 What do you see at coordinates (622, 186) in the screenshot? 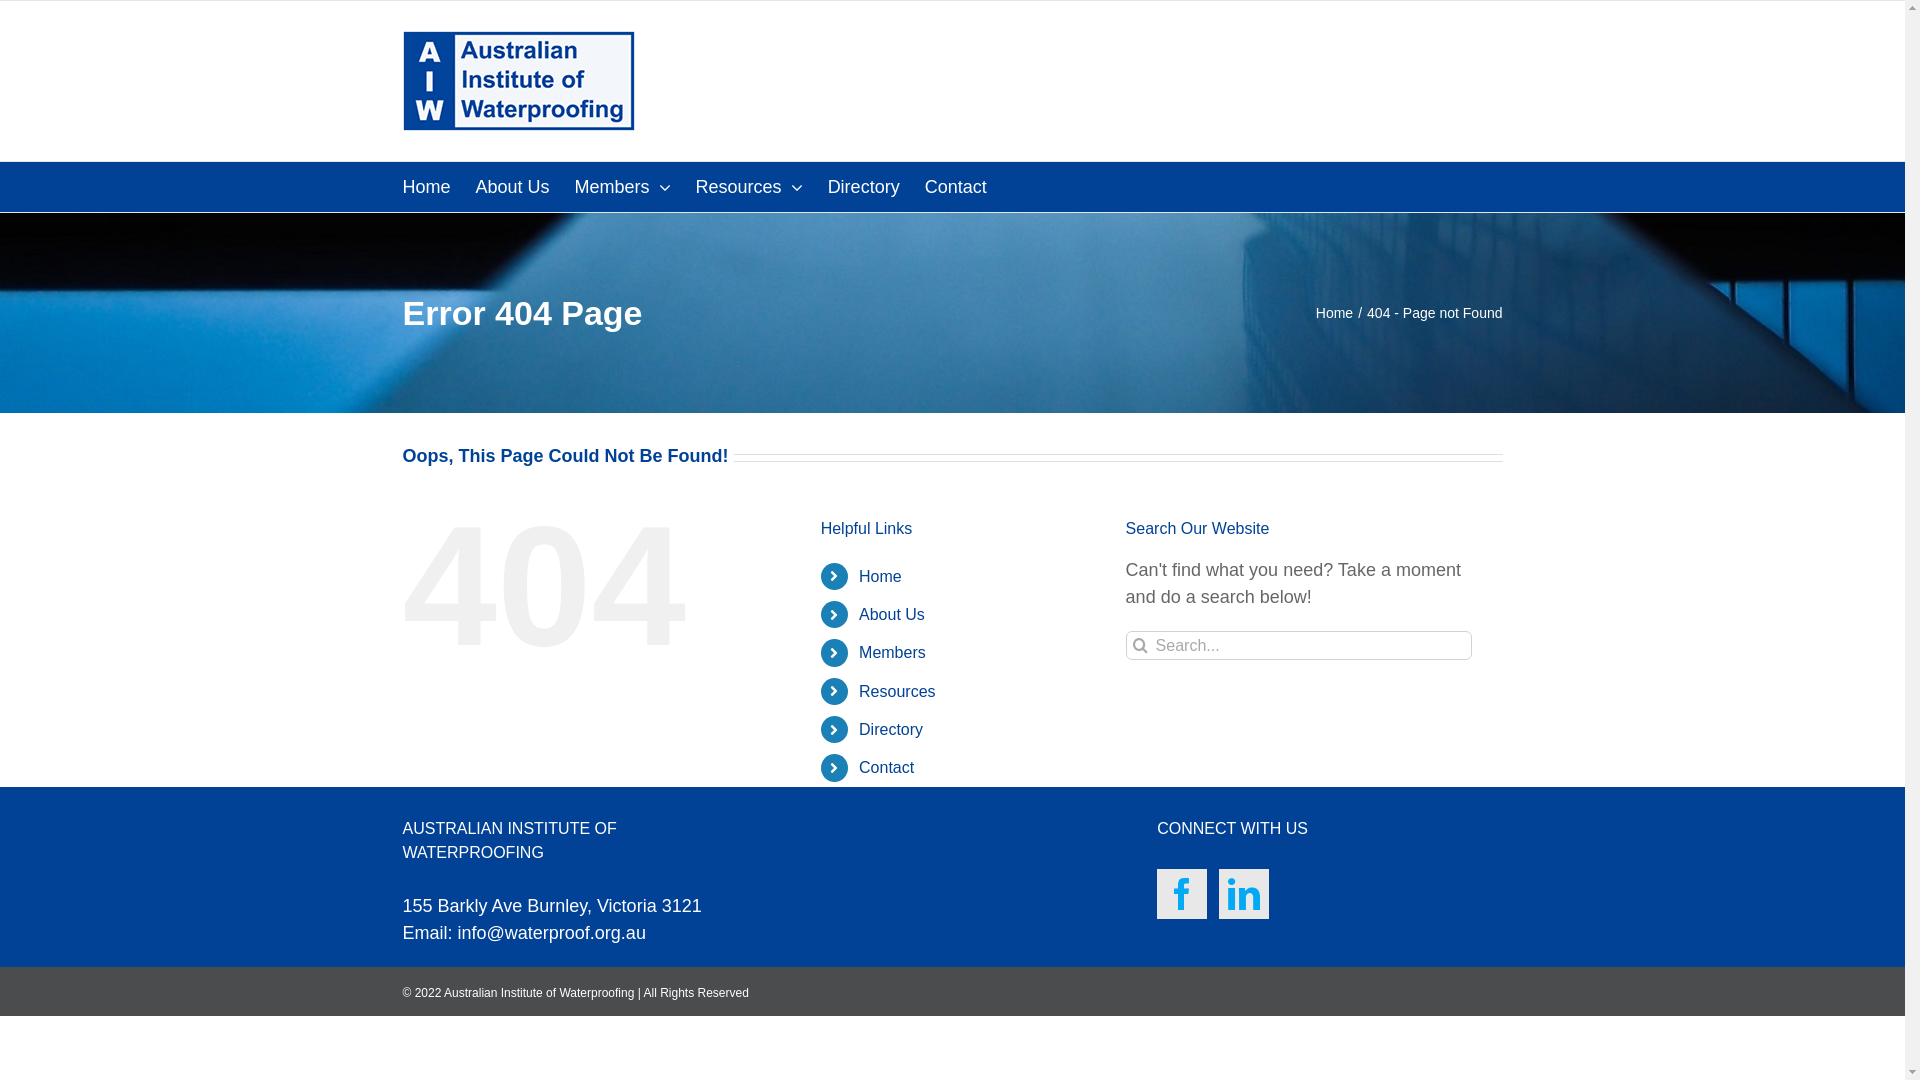
I see `'Members'` at bounding box center [622, 186].